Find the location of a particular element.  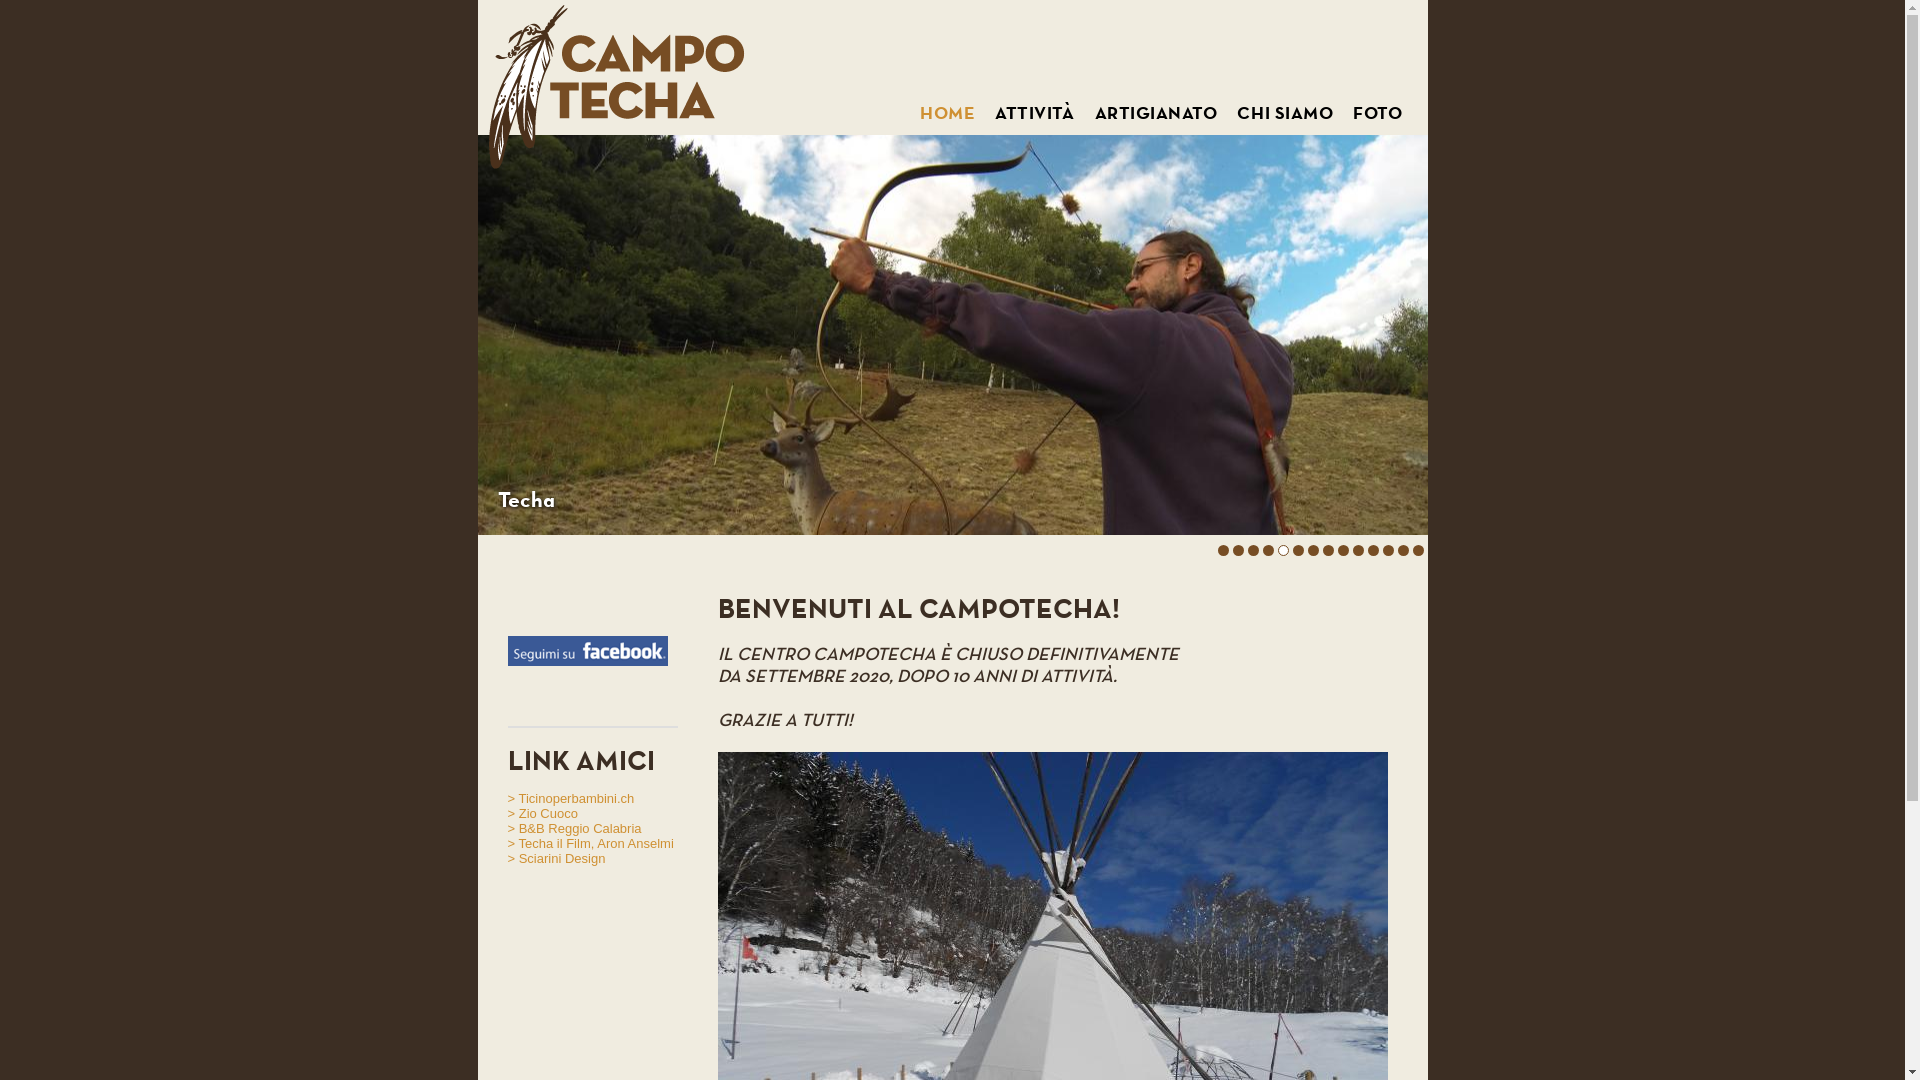

'> Zio Cuoco' is located at coordinates (508, 813).